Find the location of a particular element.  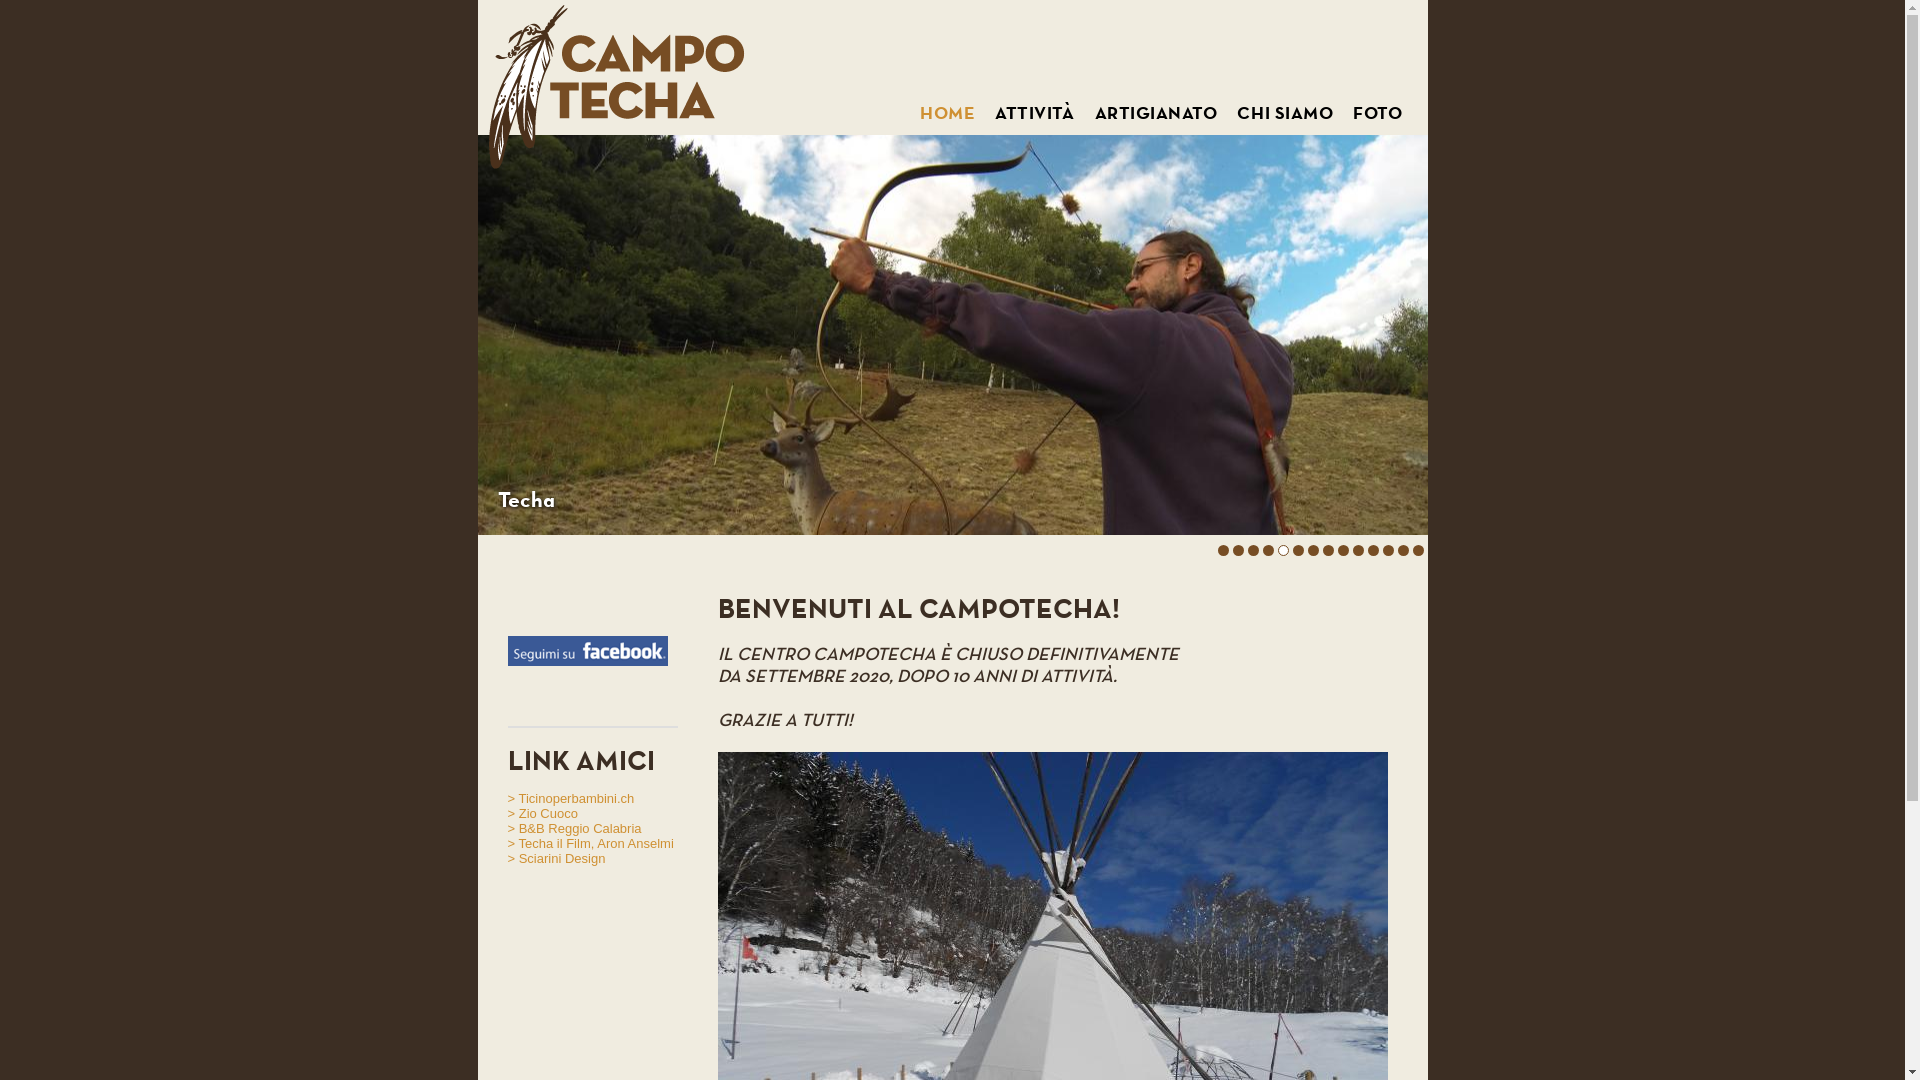

'> Zio Cuoco' is located at coordinates (508, 813).